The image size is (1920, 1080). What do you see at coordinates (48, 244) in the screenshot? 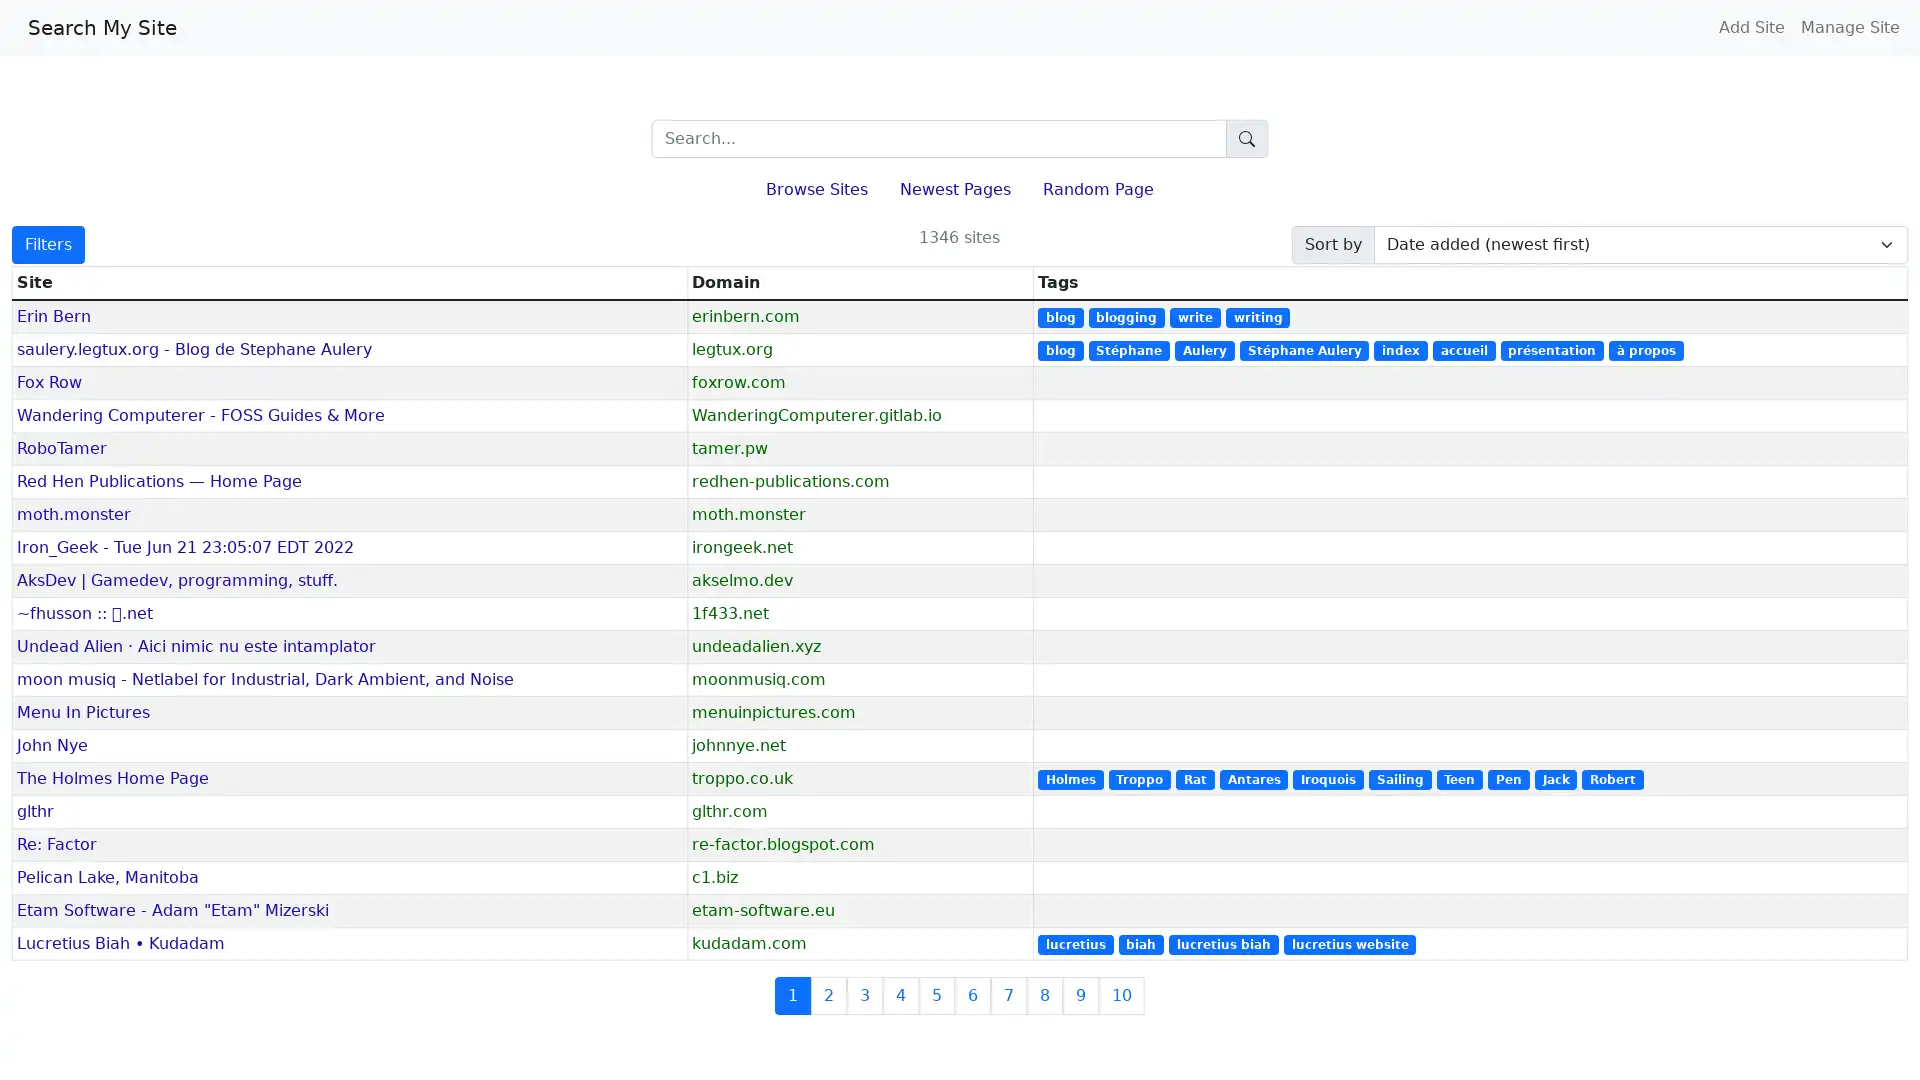
I see `Filters` at bounding box center [48, 244].